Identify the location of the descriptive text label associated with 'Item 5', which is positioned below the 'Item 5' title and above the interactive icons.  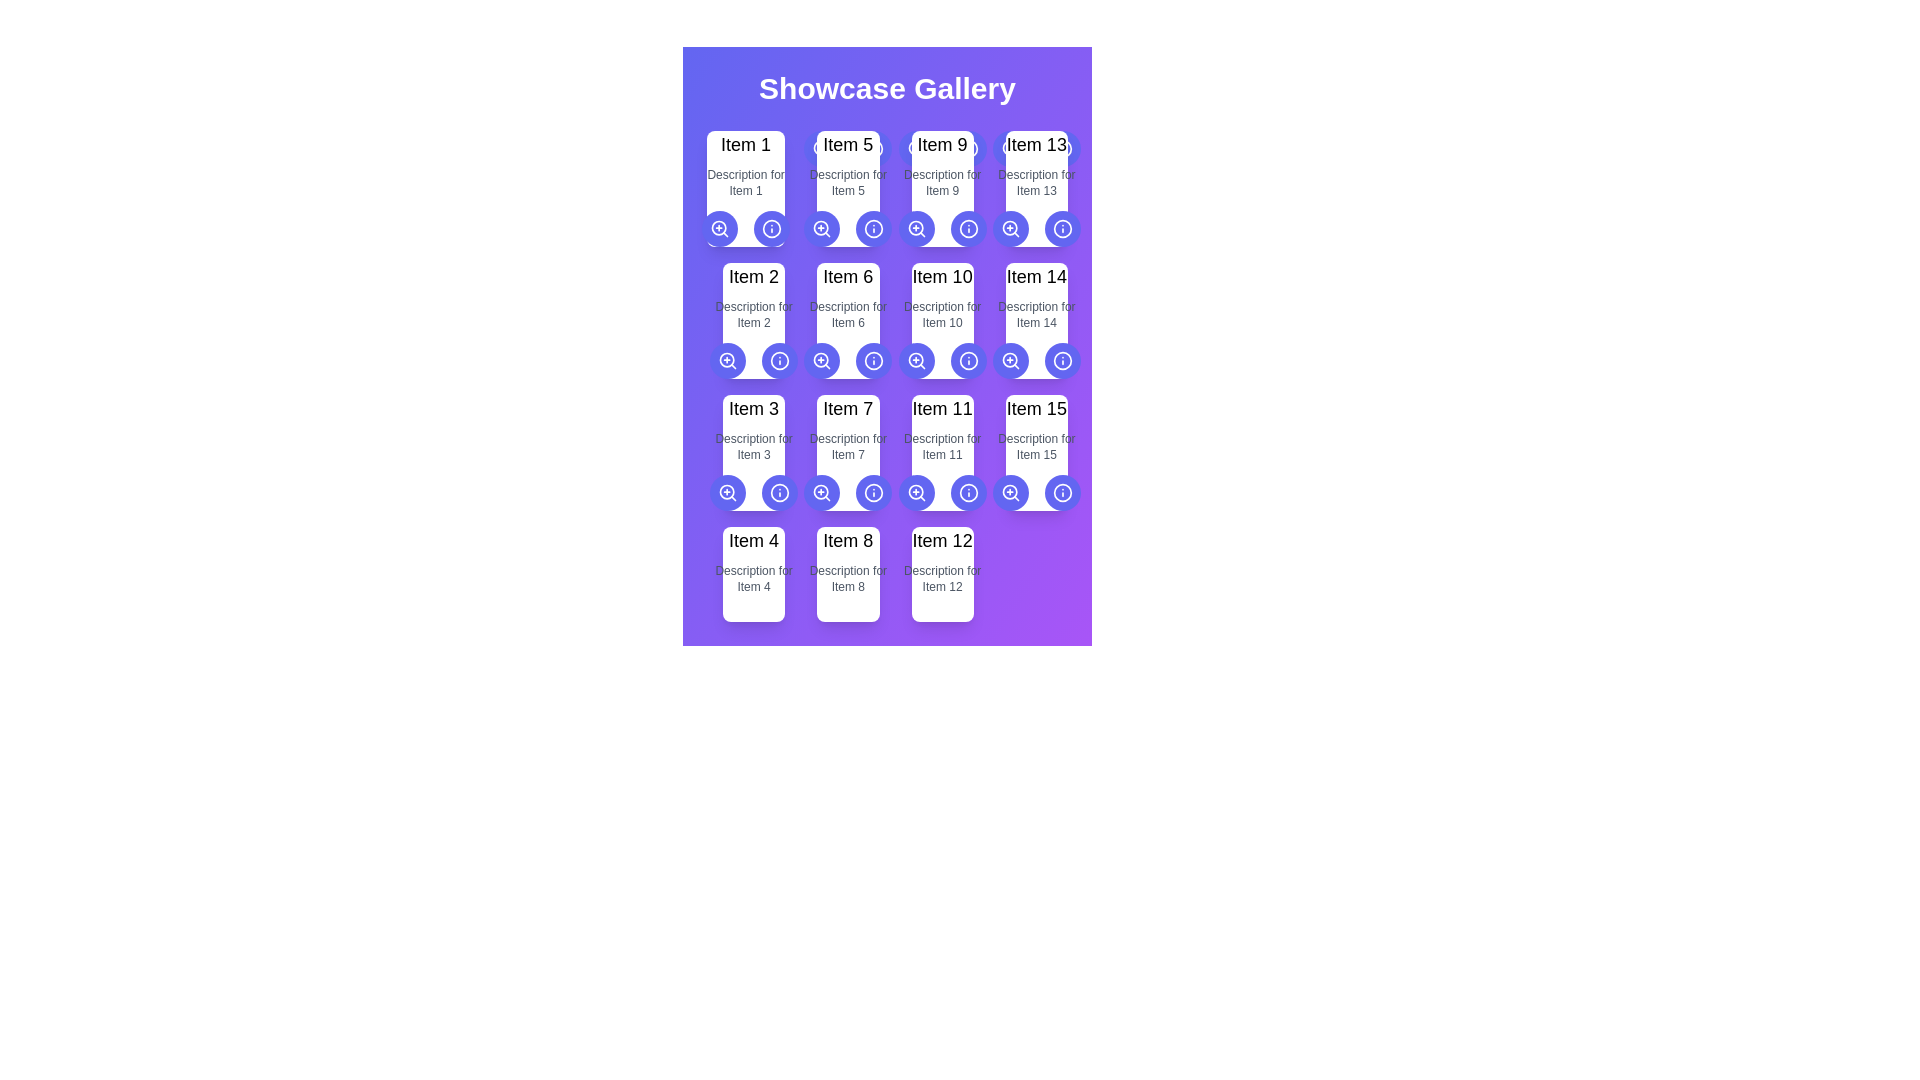
(848, 182).